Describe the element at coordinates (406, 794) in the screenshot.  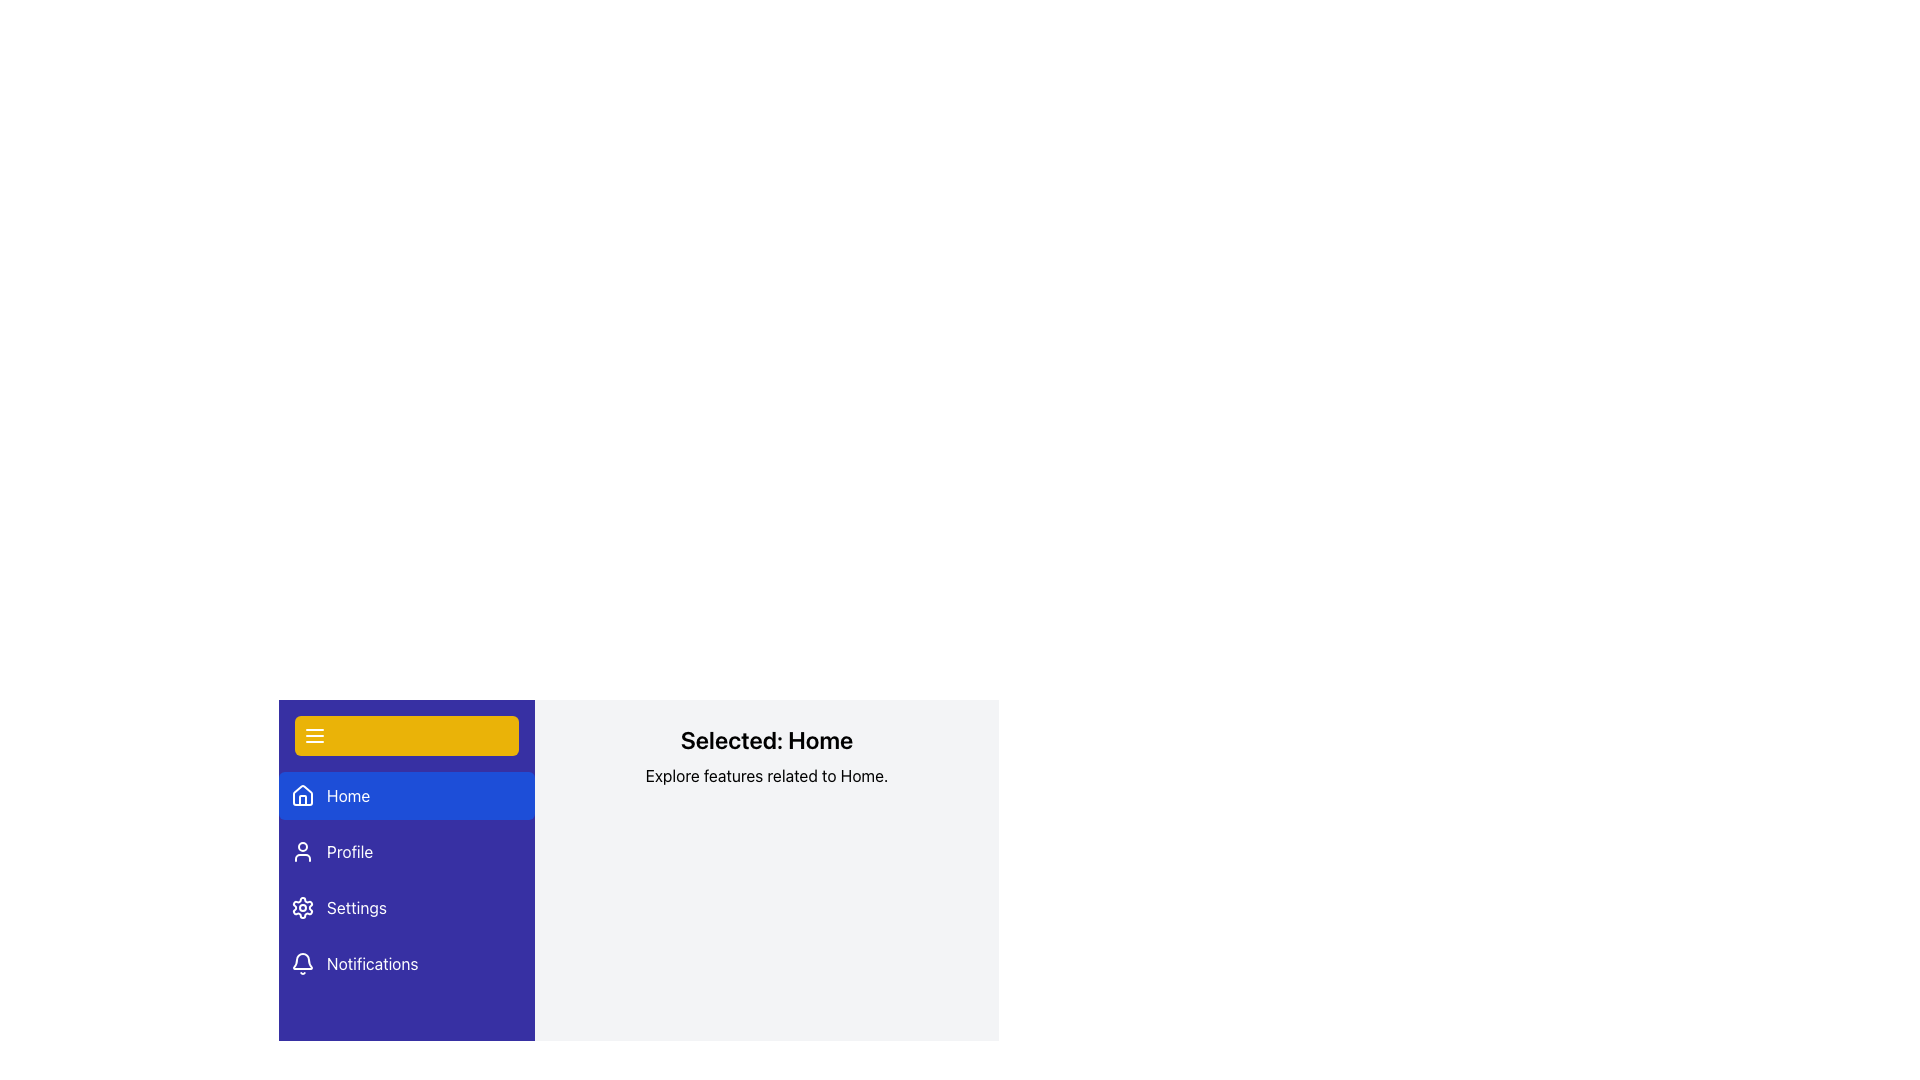
I see `the navigation button labeled 'Home' located at the top of the vertical navigation menu on the left side of the interface` at that location.